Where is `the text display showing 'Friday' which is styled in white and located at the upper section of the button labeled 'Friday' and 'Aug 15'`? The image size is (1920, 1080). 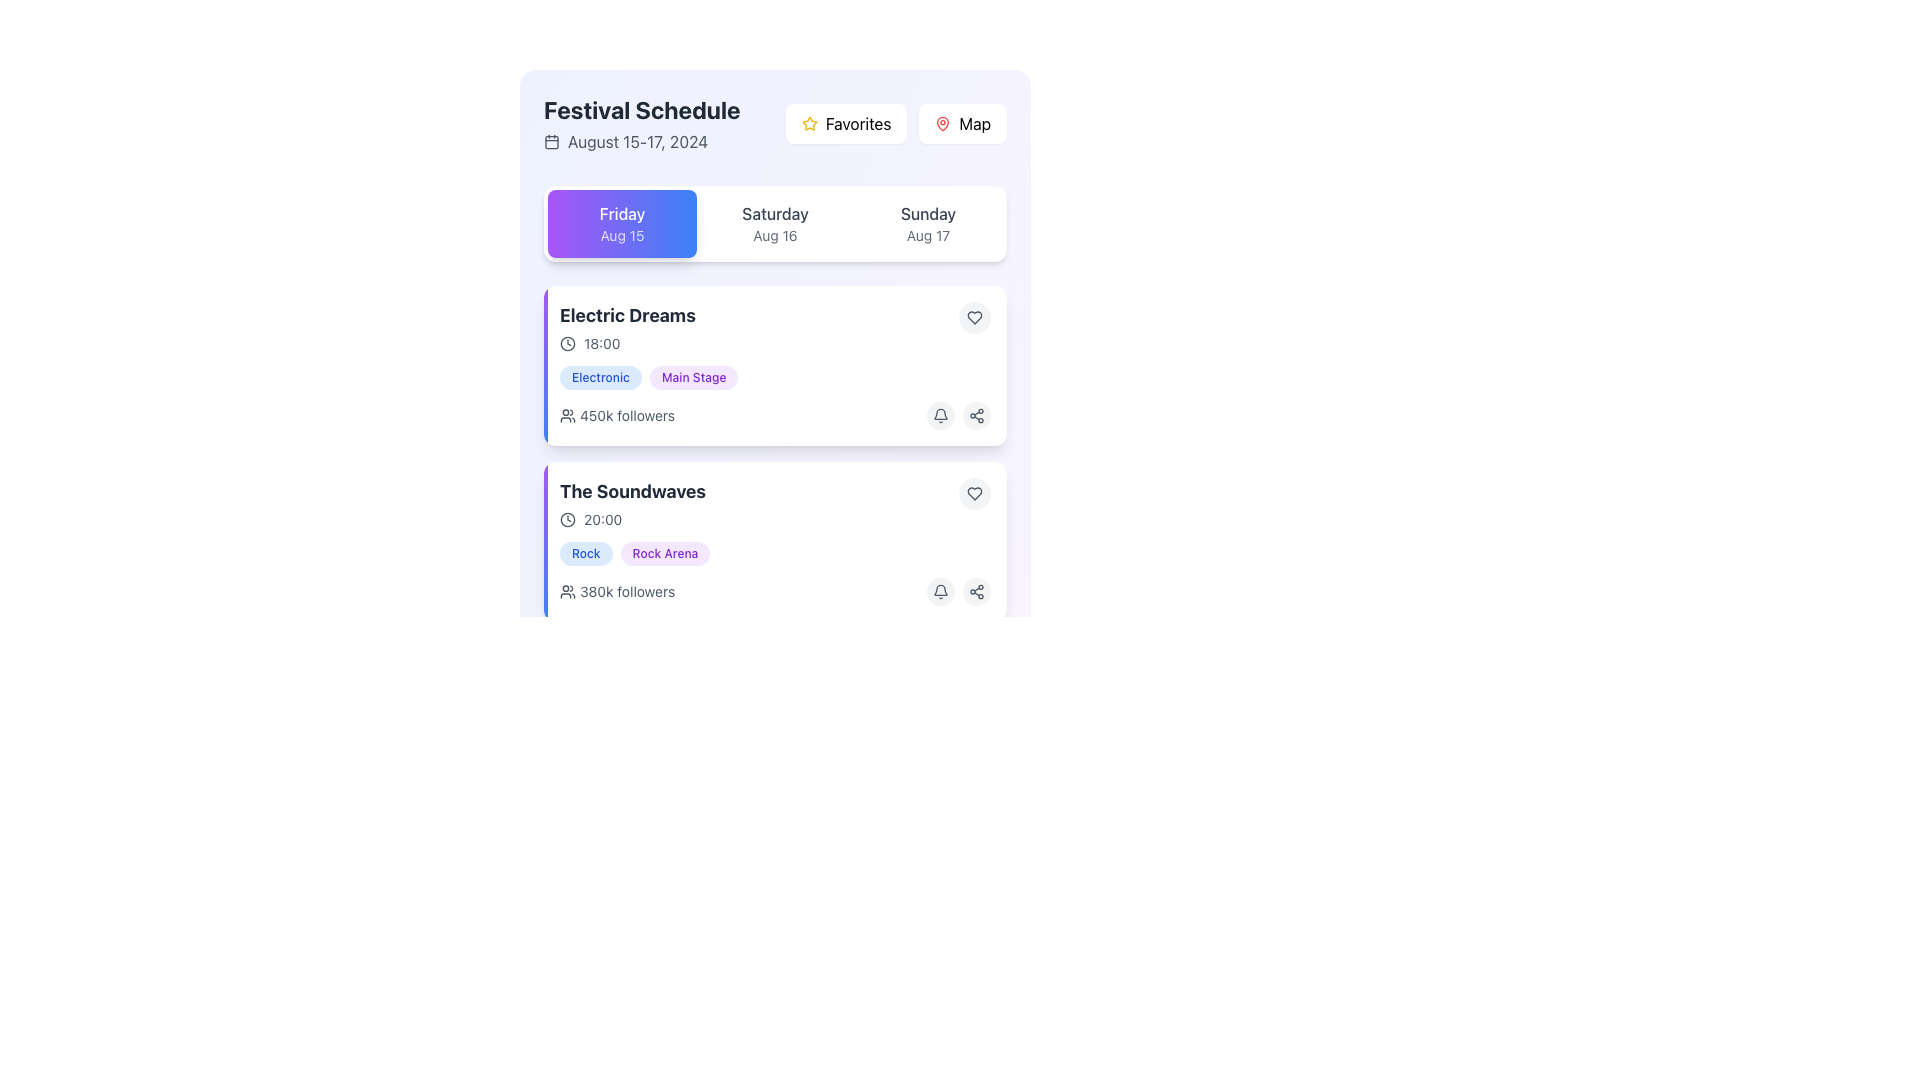 the text display showing 'Friday' which is styled in white and located at the upper section of the button labeled 'Friday' and 'Aug 15' is located at coordinates (621, 213).